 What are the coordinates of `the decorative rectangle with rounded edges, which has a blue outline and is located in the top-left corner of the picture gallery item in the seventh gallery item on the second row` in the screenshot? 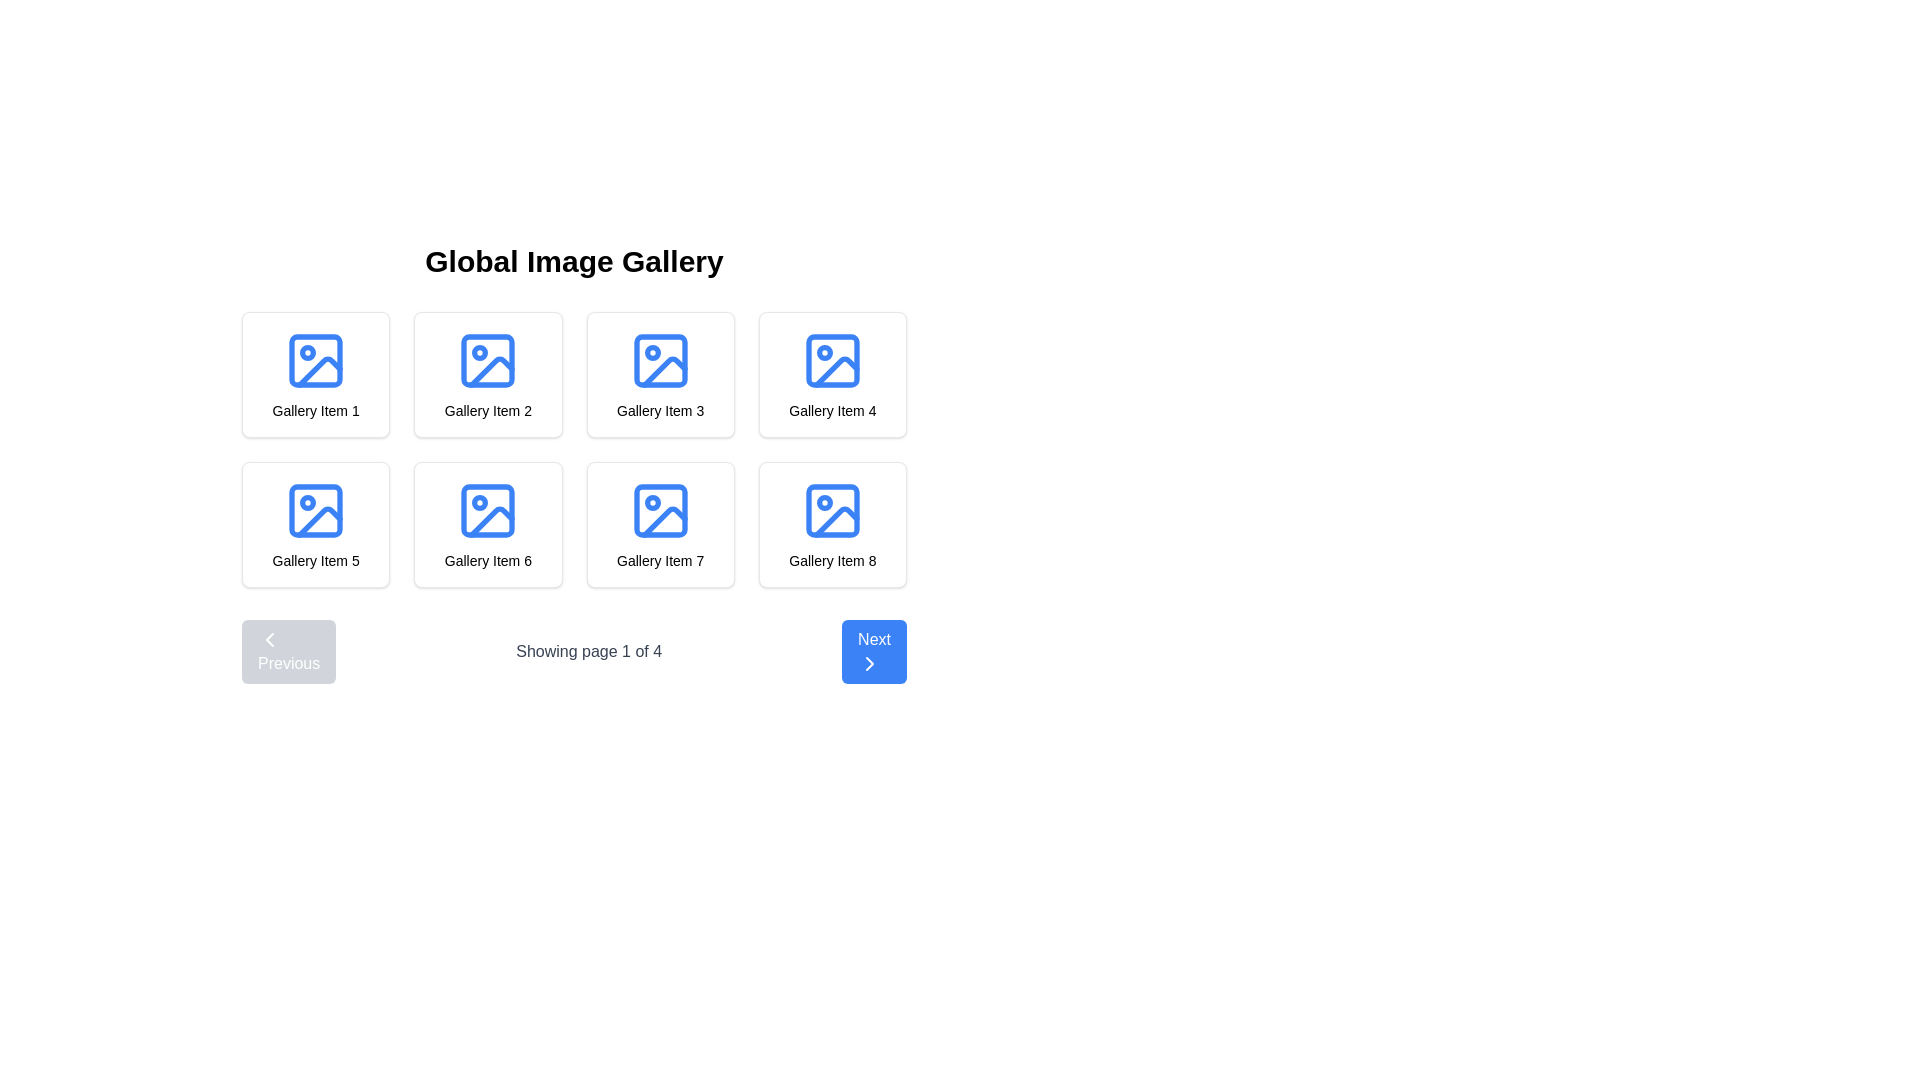 It's located at (660, 509).